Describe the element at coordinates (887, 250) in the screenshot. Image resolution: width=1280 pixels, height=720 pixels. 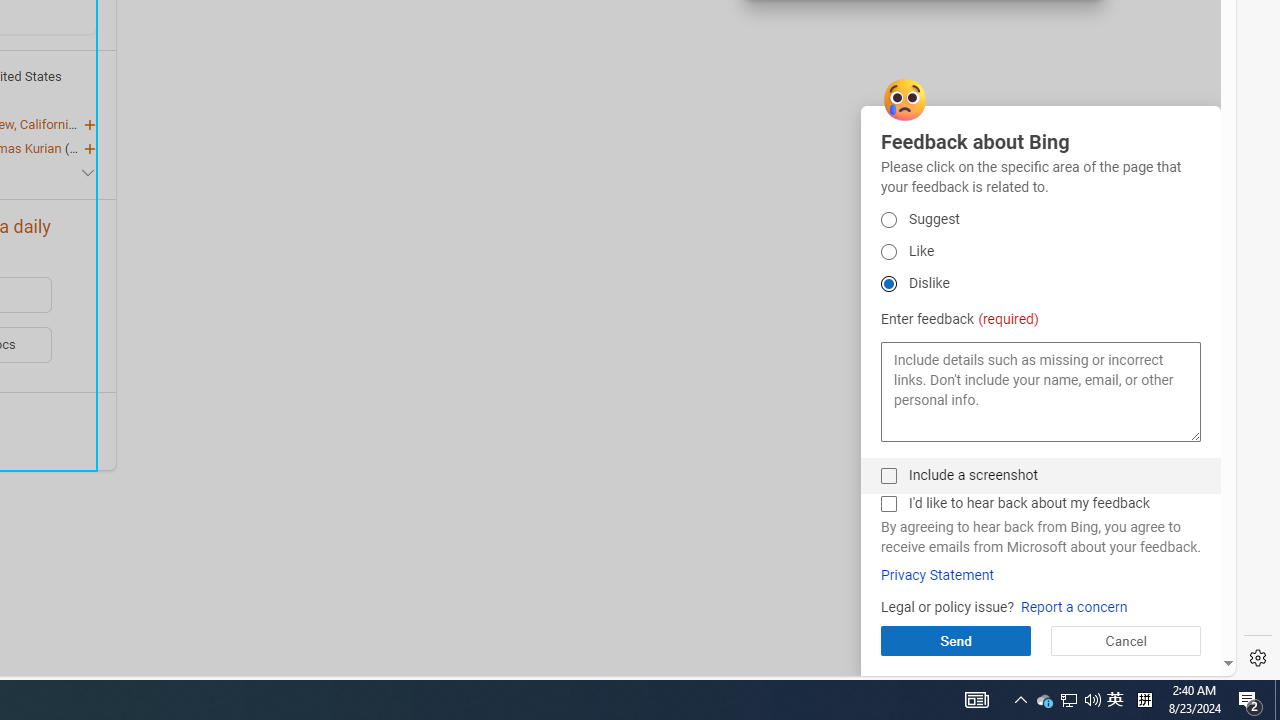
I see `'Suggest'` at that location.